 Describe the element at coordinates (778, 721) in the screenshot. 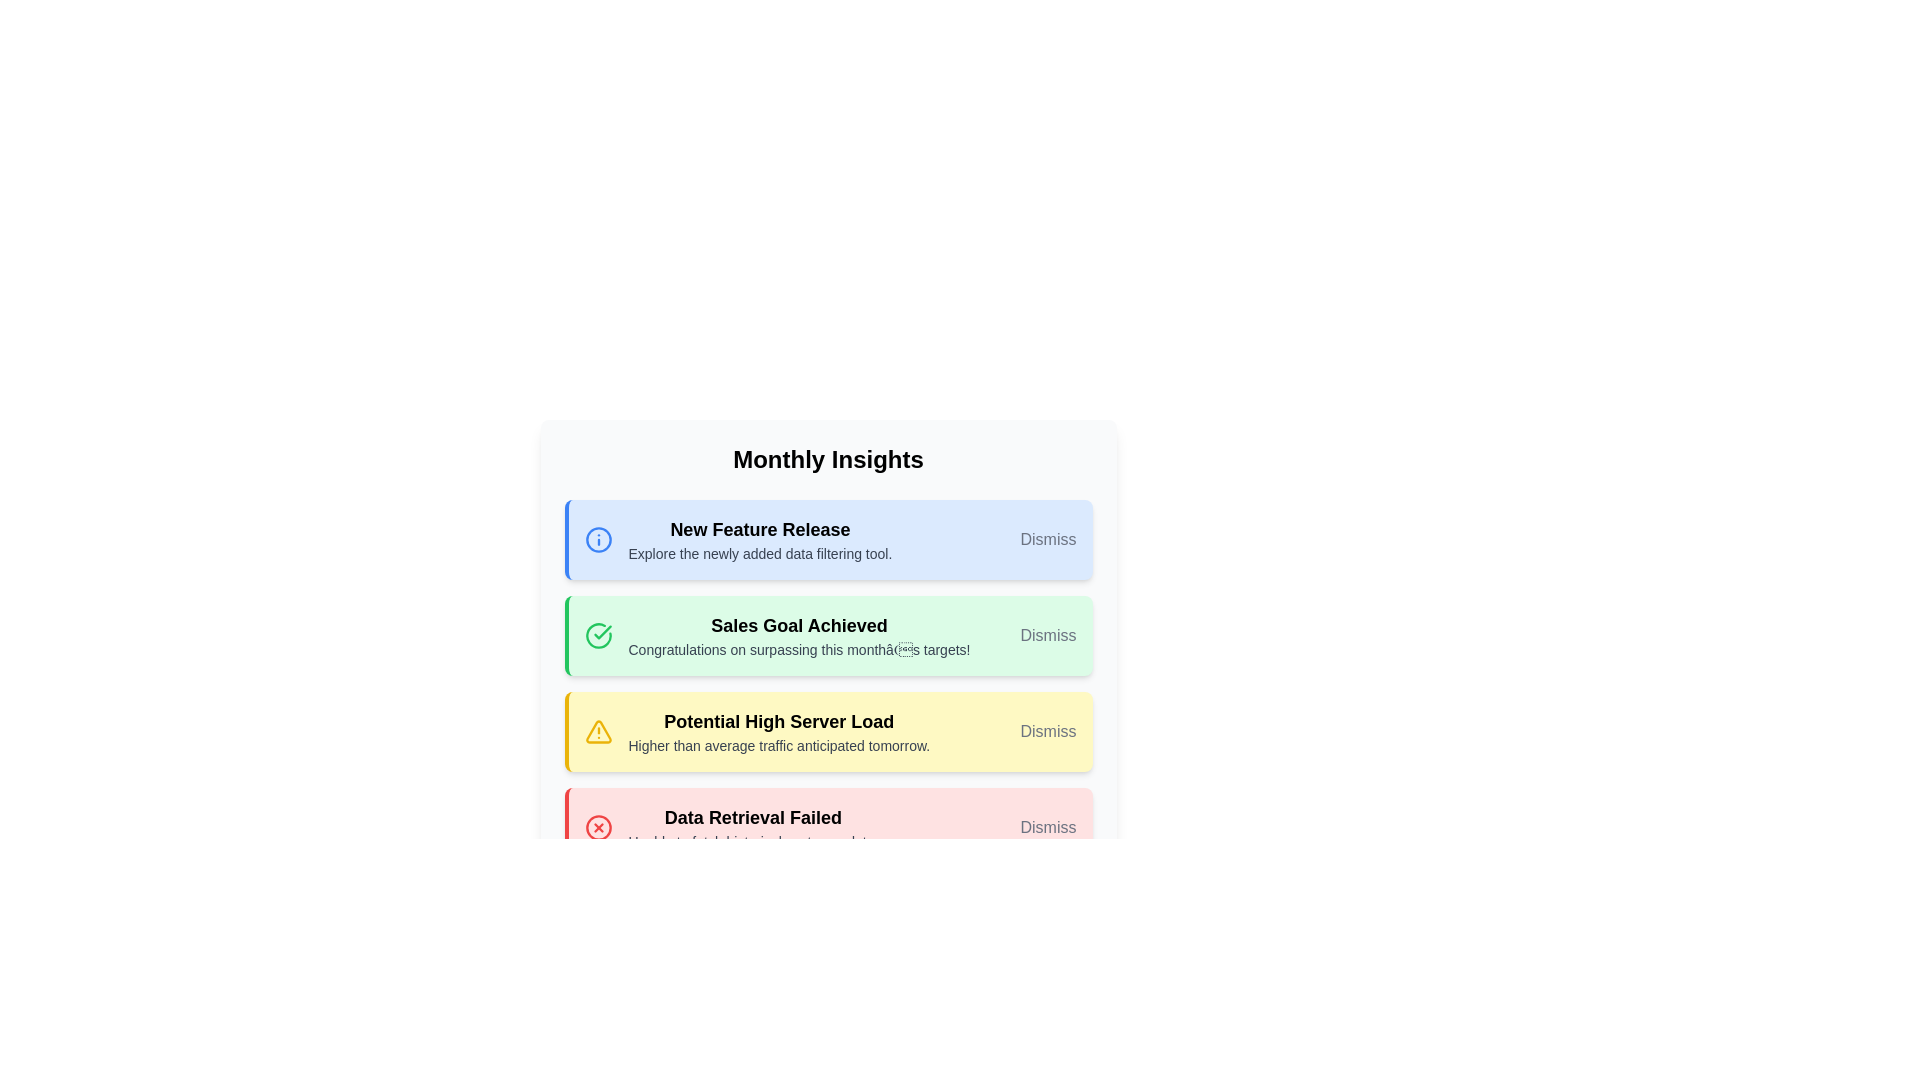

I see `title text of the notification card located in the upper half of the third card in a vertically stacked set of notification cards` at that location.